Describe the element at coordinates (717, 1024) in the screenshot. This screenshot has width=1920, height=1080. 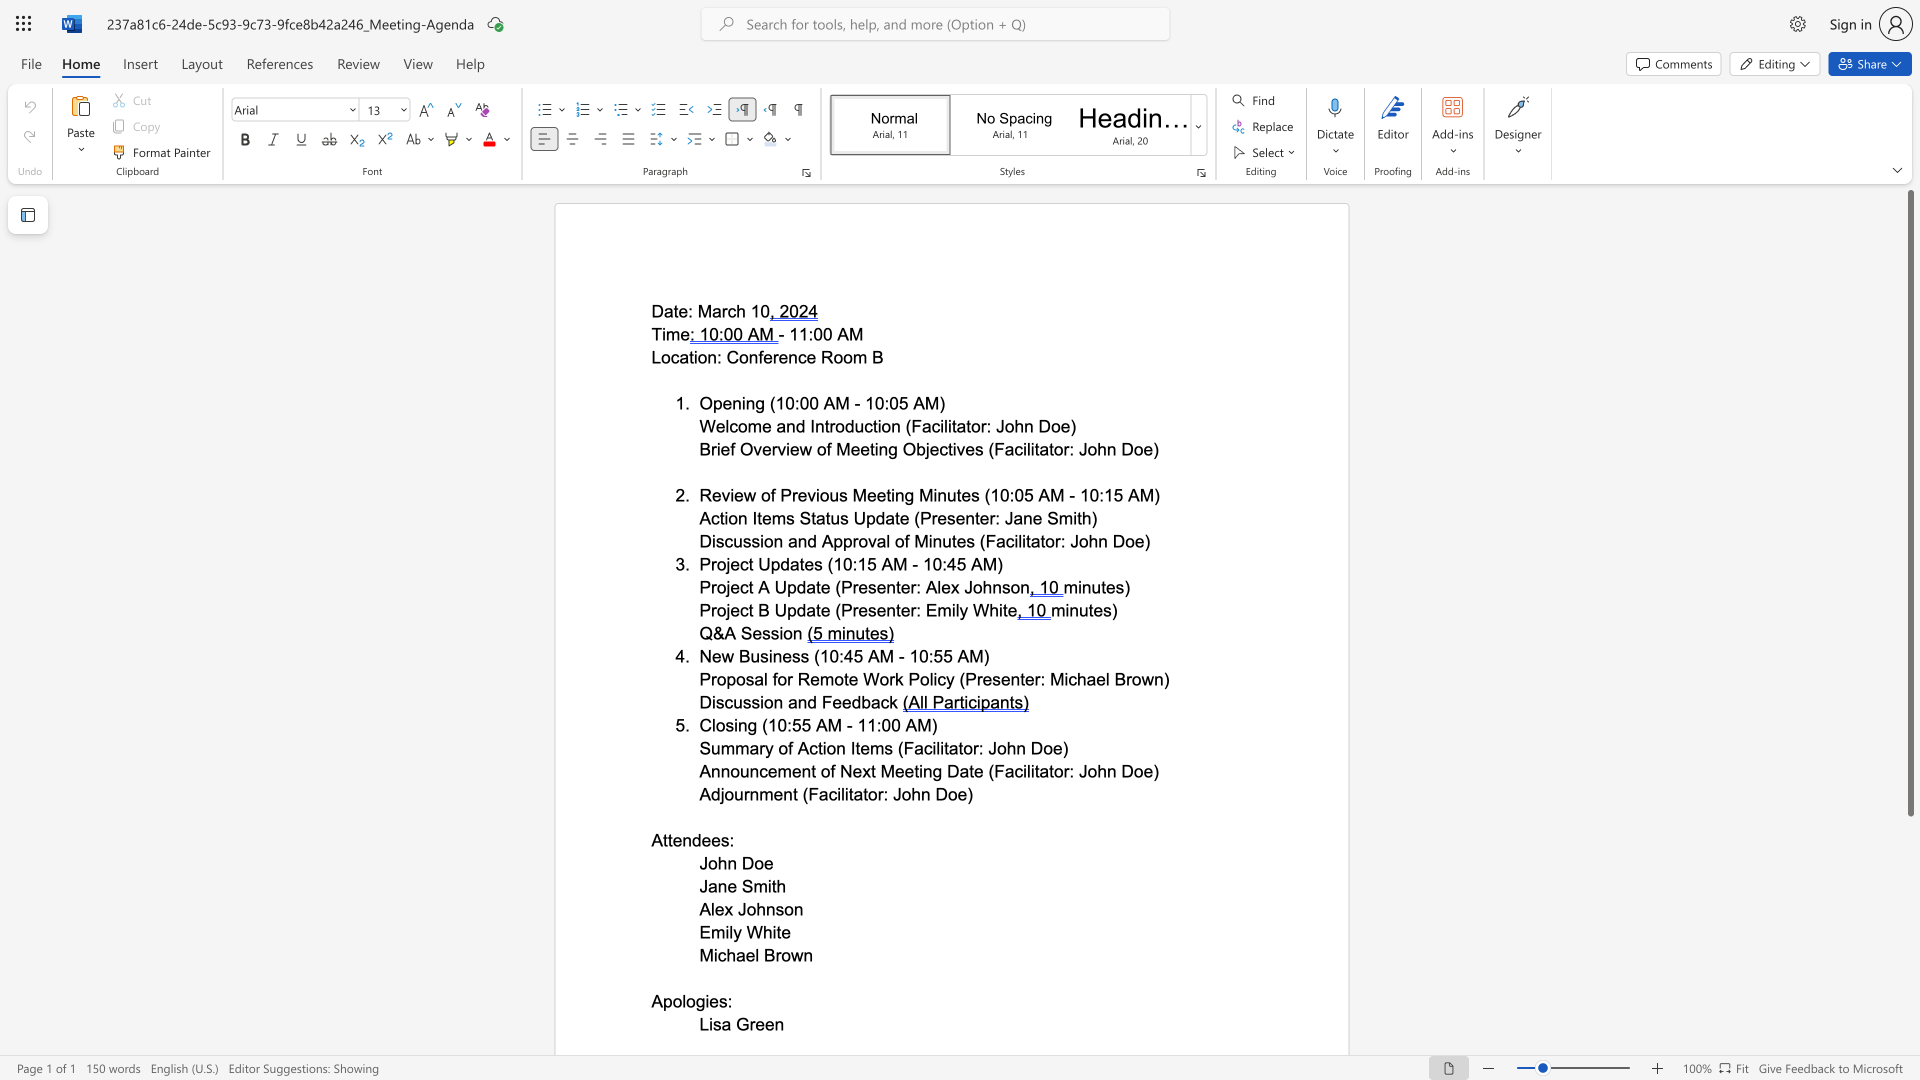
I see `the 1th character "s" in the text` at that location.